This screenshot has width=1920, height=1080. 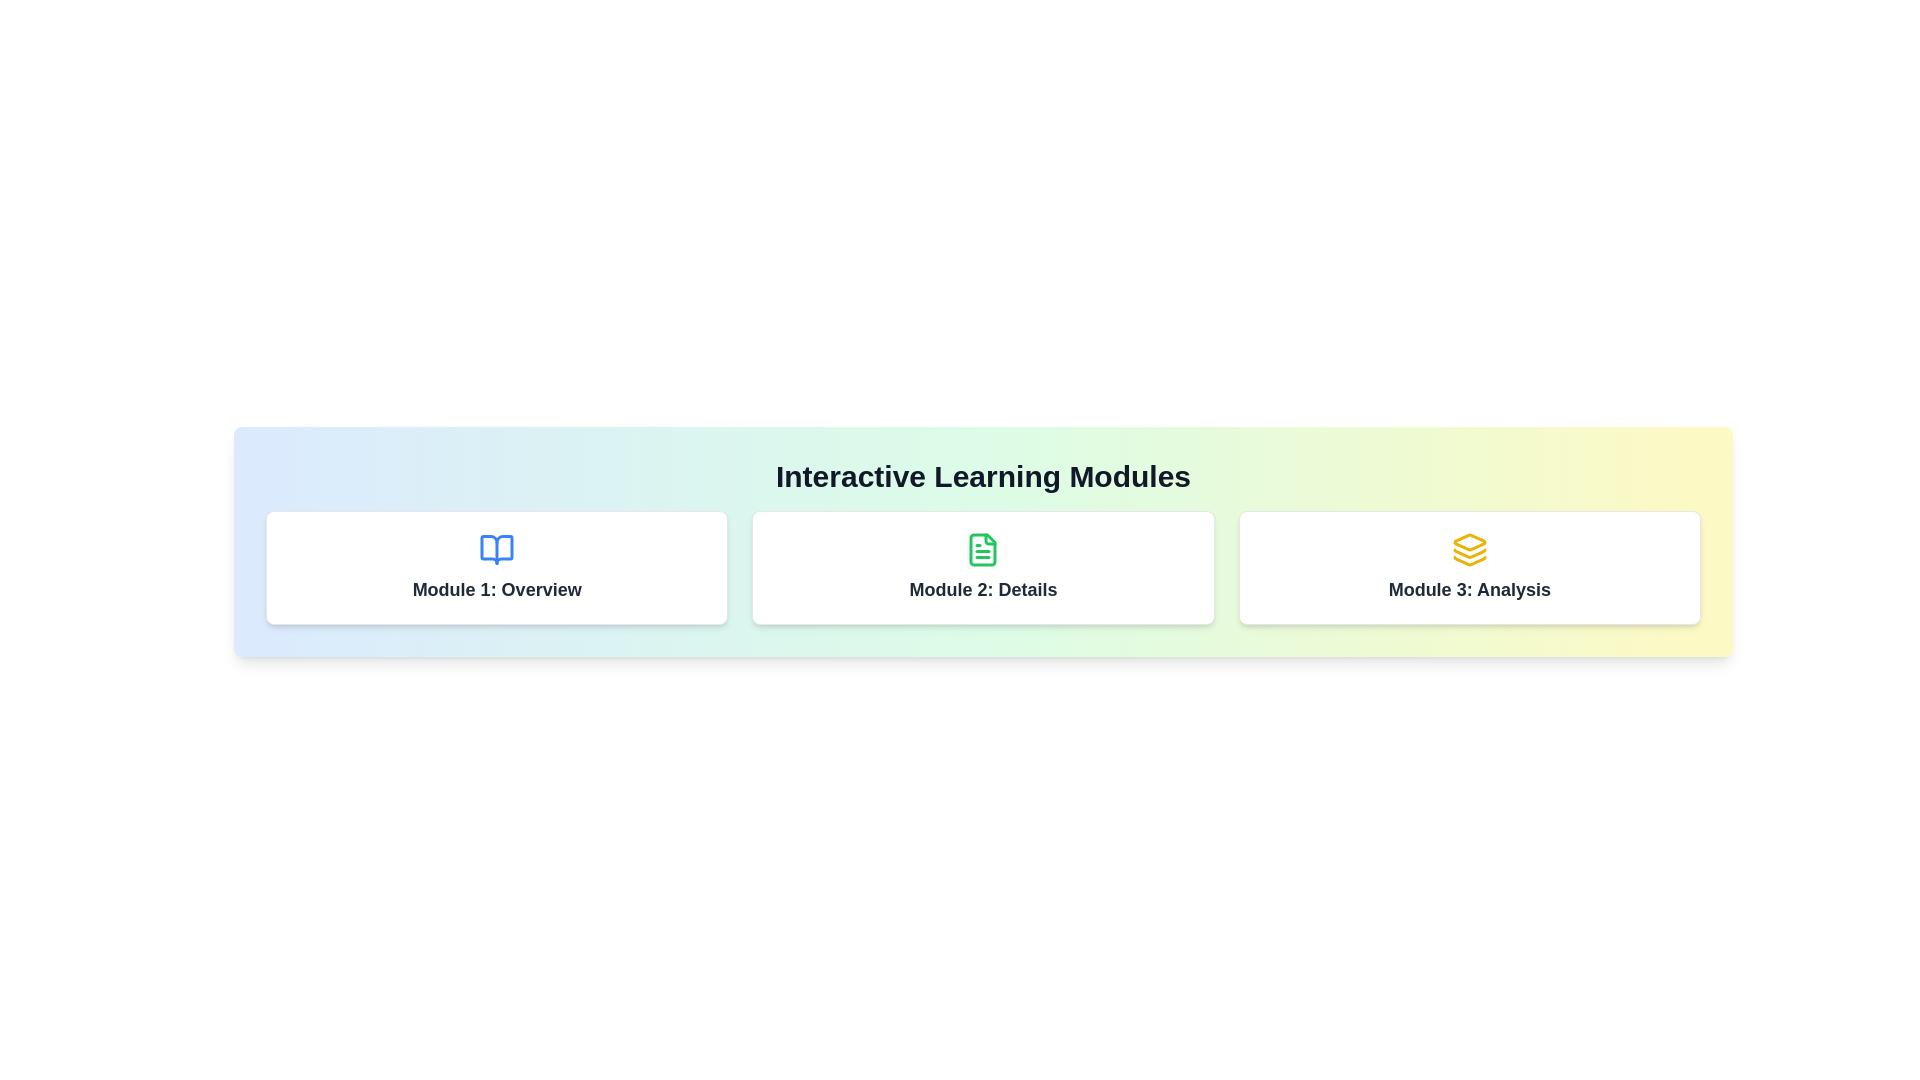 I want to click on the open book icon with a blue outline located in the 'Module 1: Overview' card, centered above the title text, so click(x=497, y=550).